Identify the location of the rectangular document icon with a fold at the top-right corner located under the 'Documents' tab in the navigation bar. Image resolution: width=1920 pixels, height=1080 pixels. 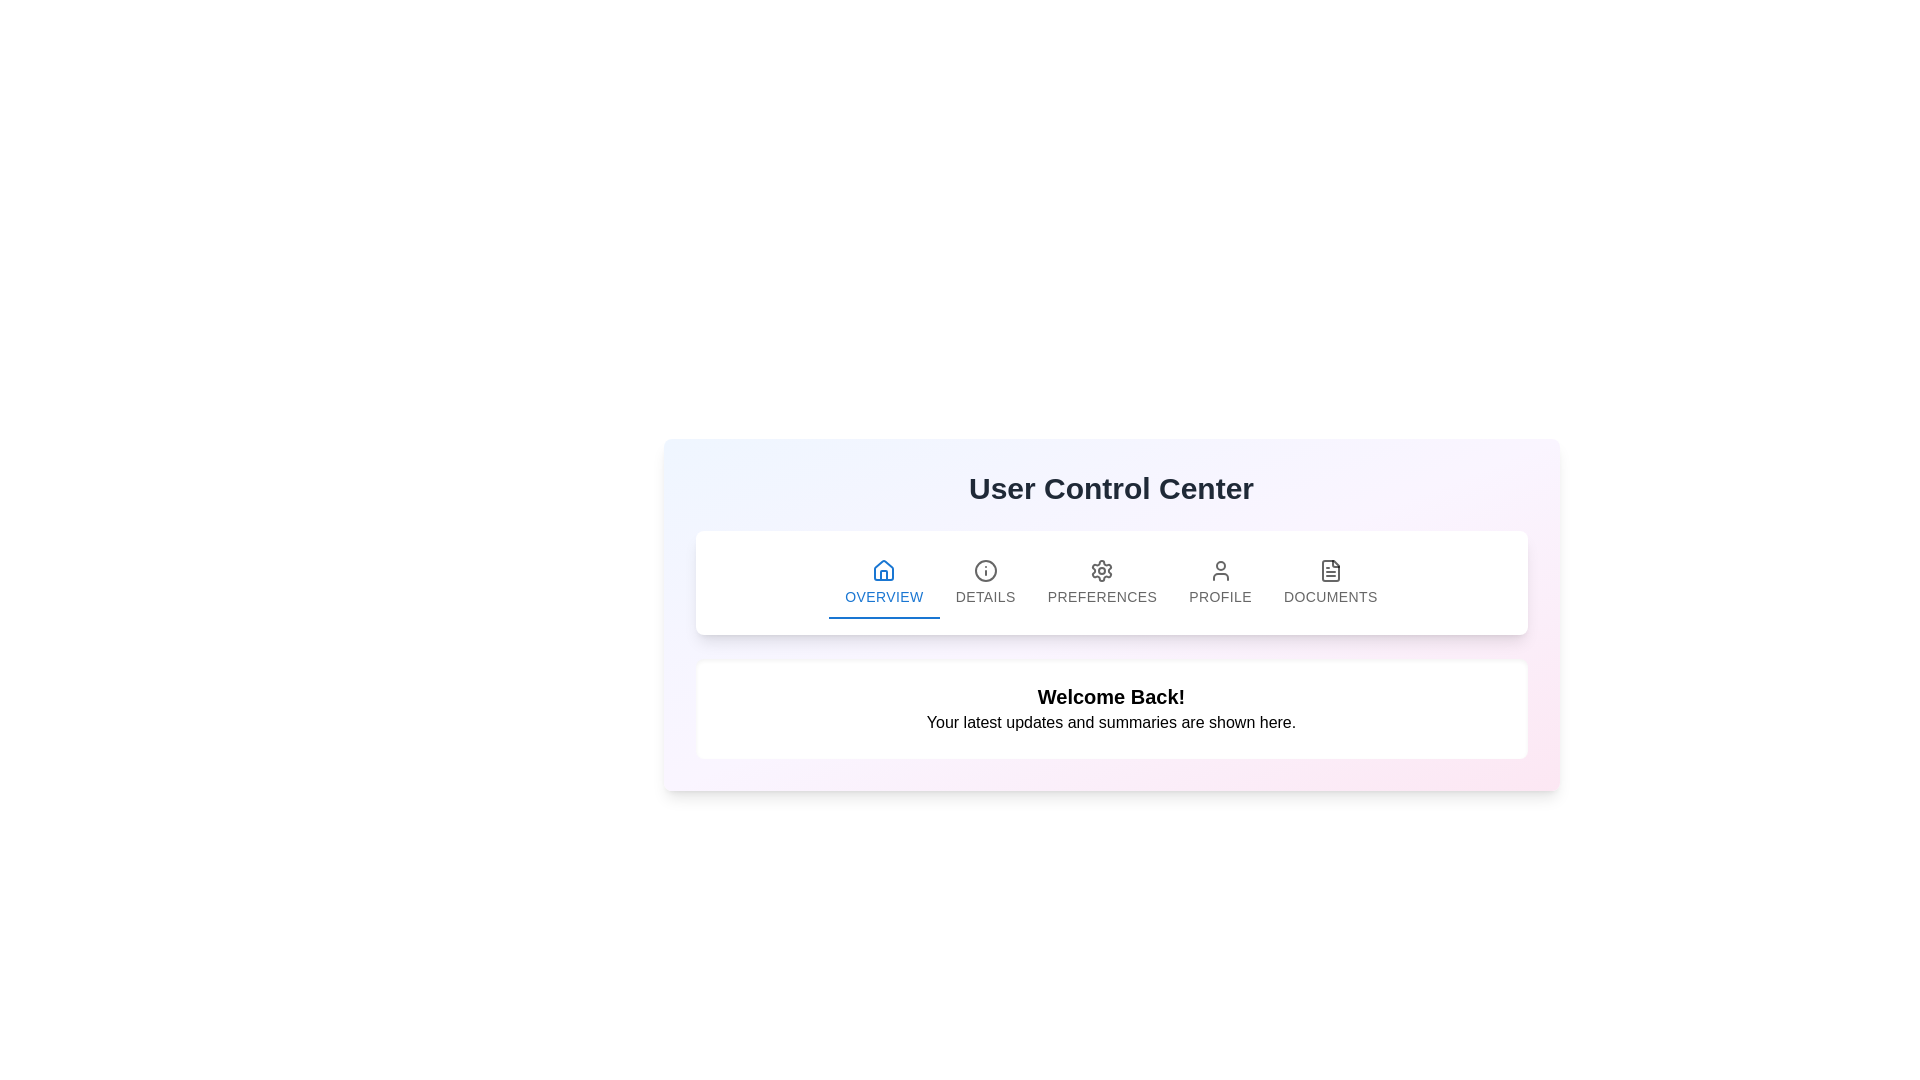
(1330, 571).